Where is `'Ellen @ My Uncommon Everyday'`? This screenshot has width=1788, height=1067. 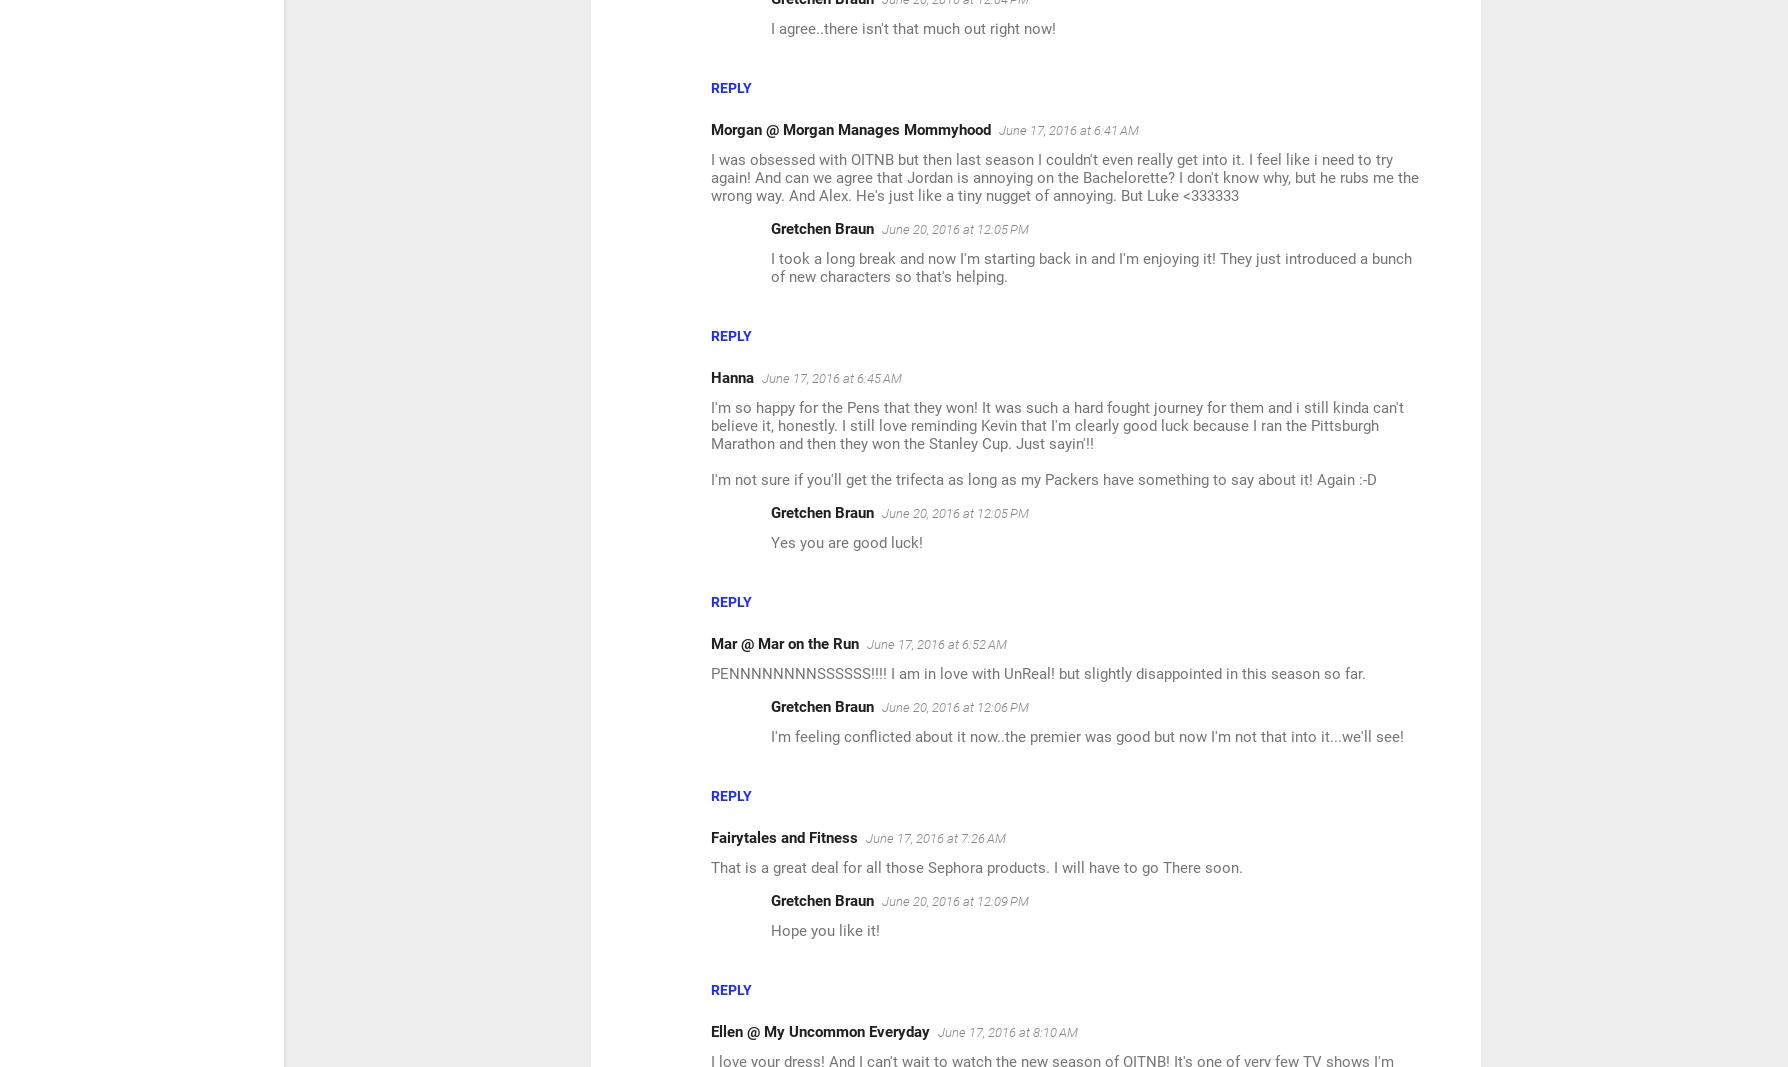
'Ellen @ My Uncommon Everyday' is located at coordinates (819, 1032).